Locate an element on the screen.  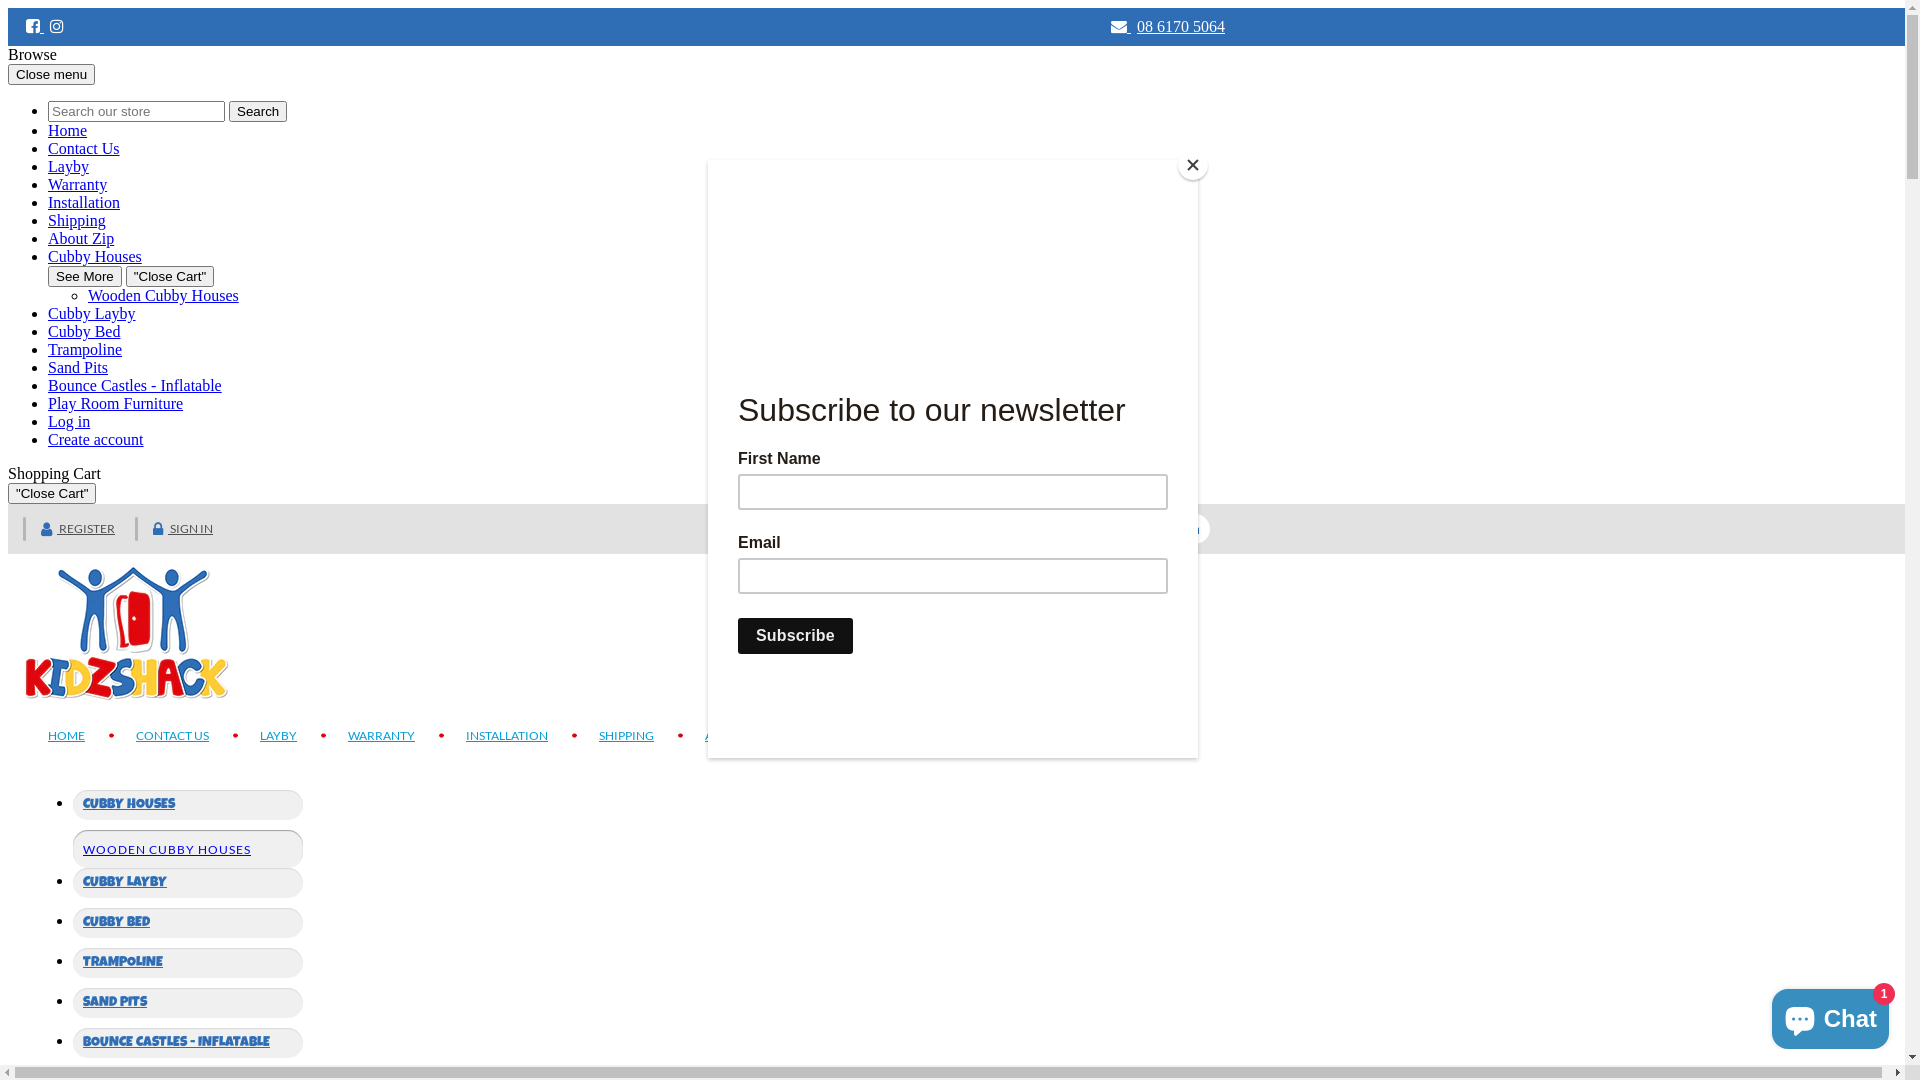
'SHIPPING' is located at coordinates (625, 735).